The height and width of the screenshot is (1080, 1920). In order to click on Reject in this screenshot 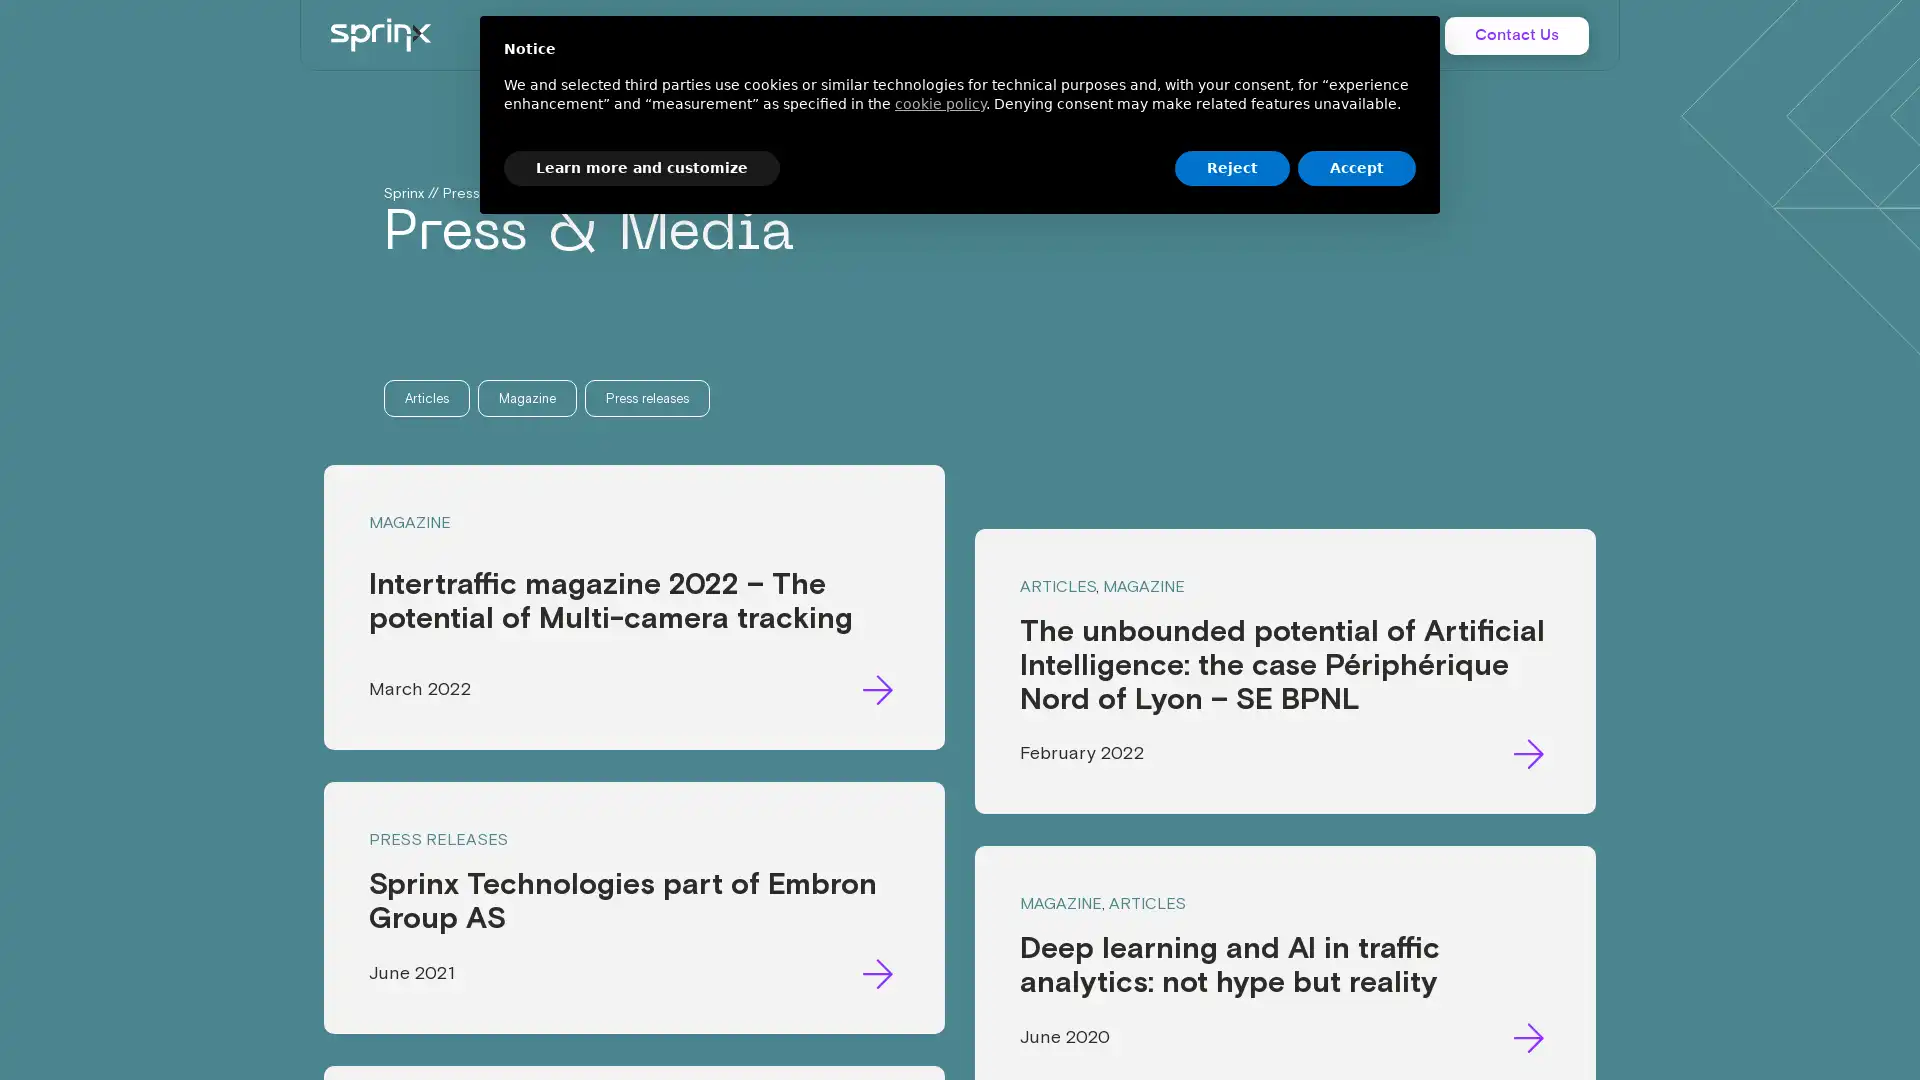, I will do `click(1231, 167)`.